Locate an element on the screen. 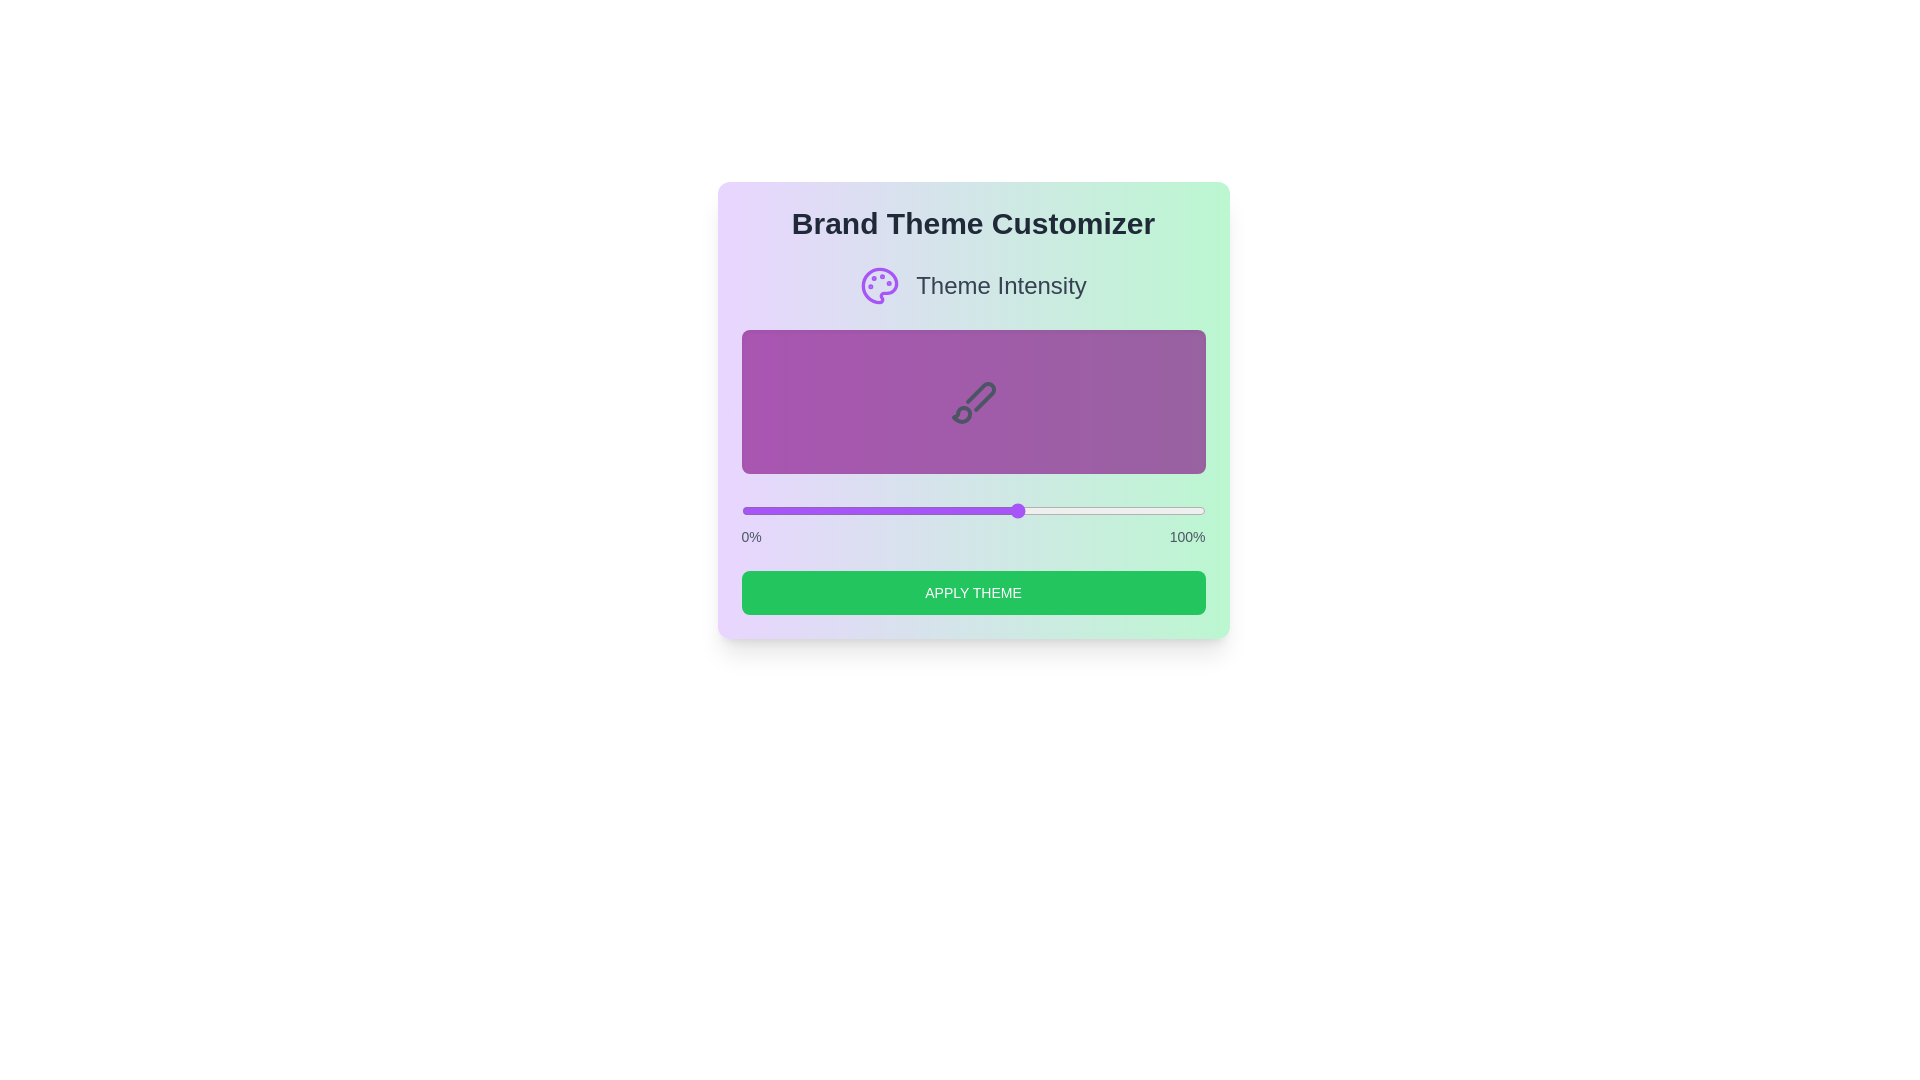  the slider to set the theme intensity to 86% is located at coordinates (1140, 509).